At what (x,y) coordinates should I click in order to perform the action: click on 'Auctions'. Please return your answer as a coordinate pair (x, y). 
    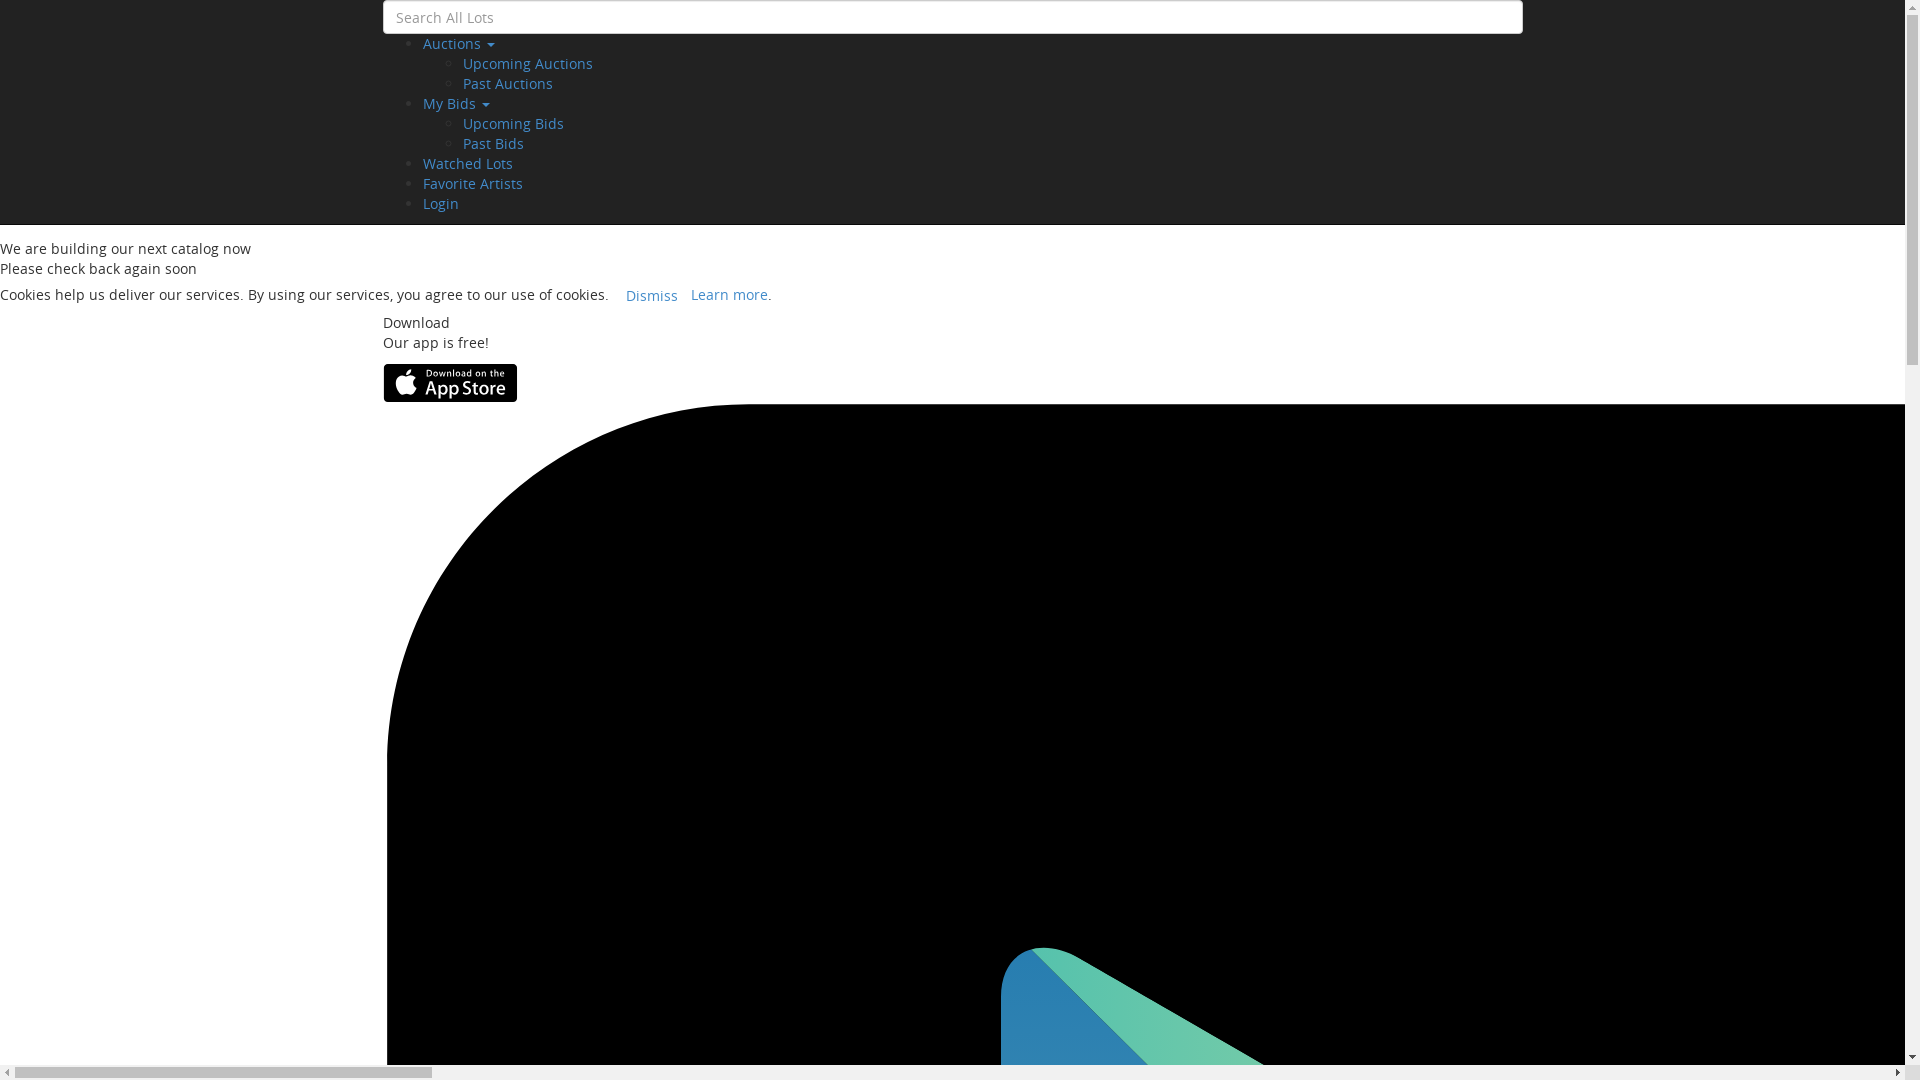
    Looking at the image, I should click on (456, 43).